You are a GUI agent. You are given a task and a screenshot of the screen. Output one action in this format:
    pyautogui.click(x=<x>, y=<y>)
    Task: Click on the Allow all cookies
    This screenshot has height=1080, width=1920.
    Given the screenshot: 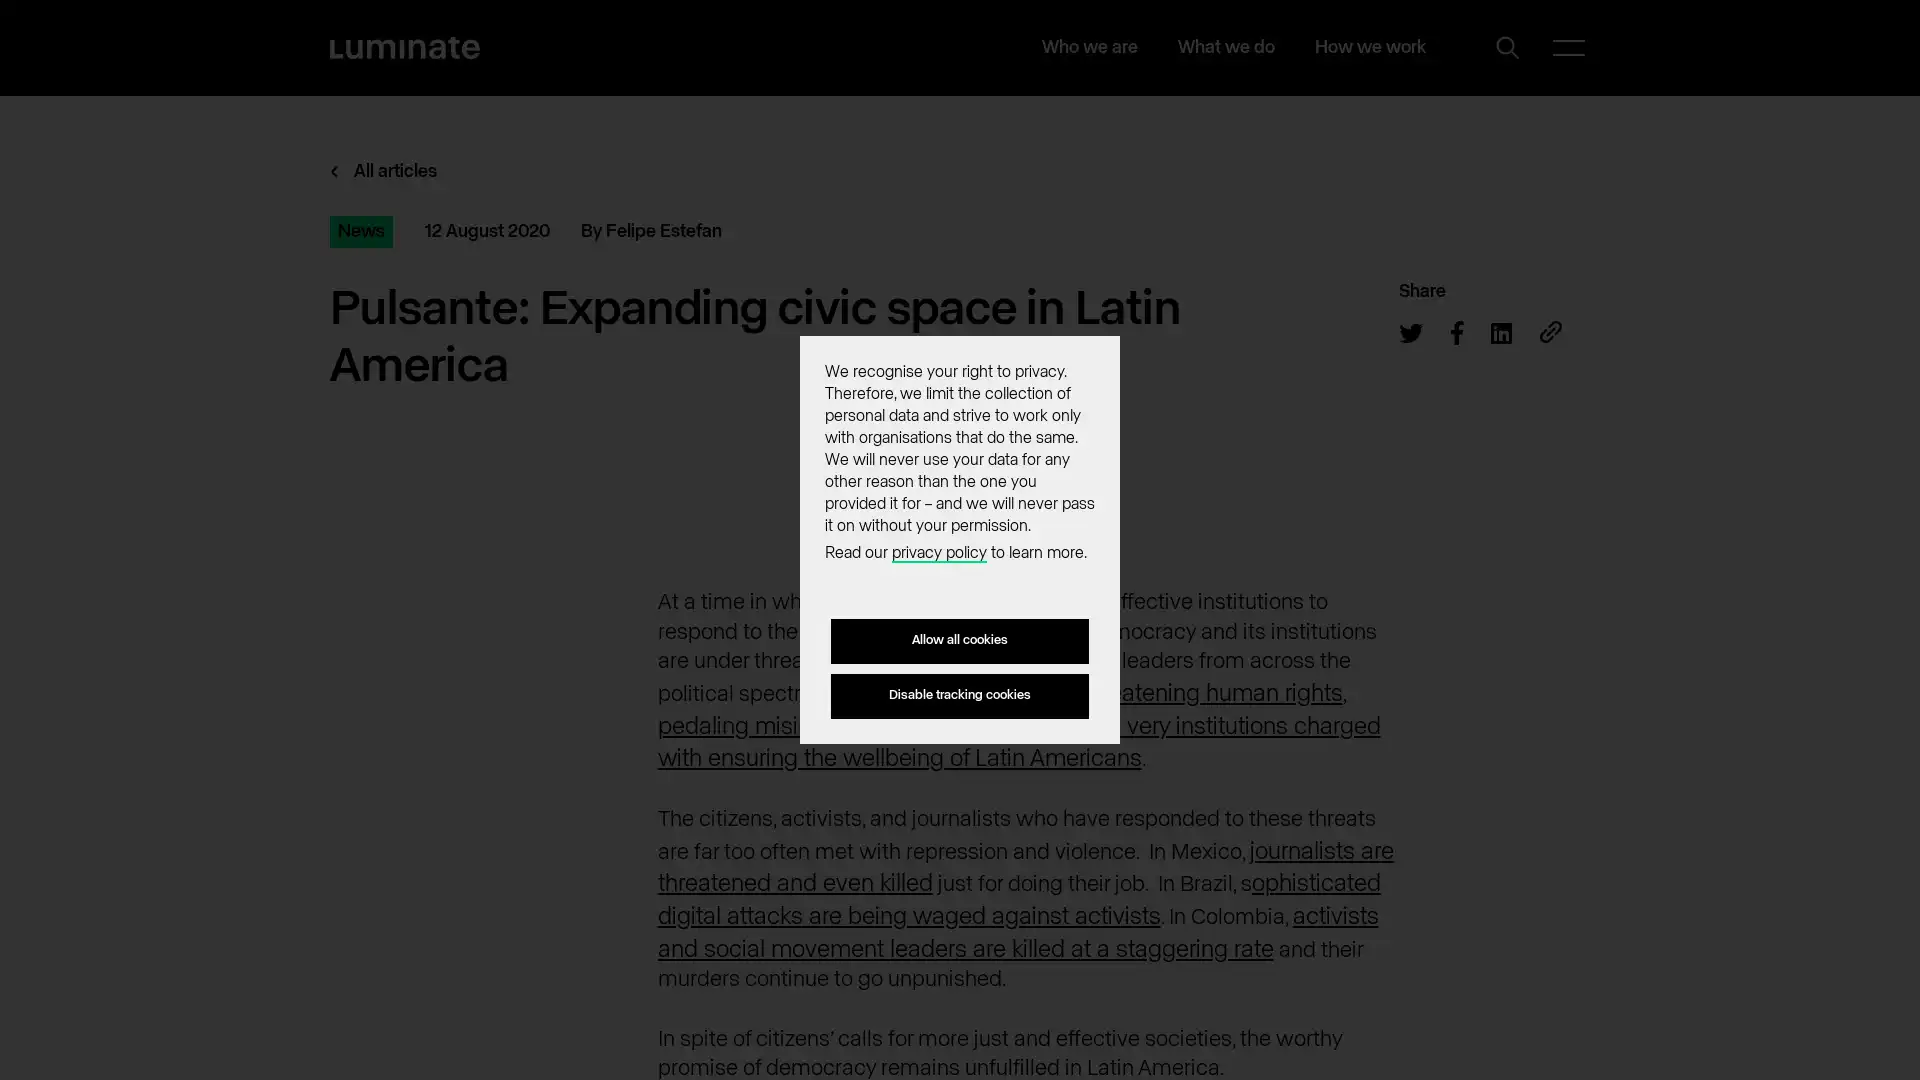 What is the action you would take?
    pyautogui.click(x=960, y=641)
    